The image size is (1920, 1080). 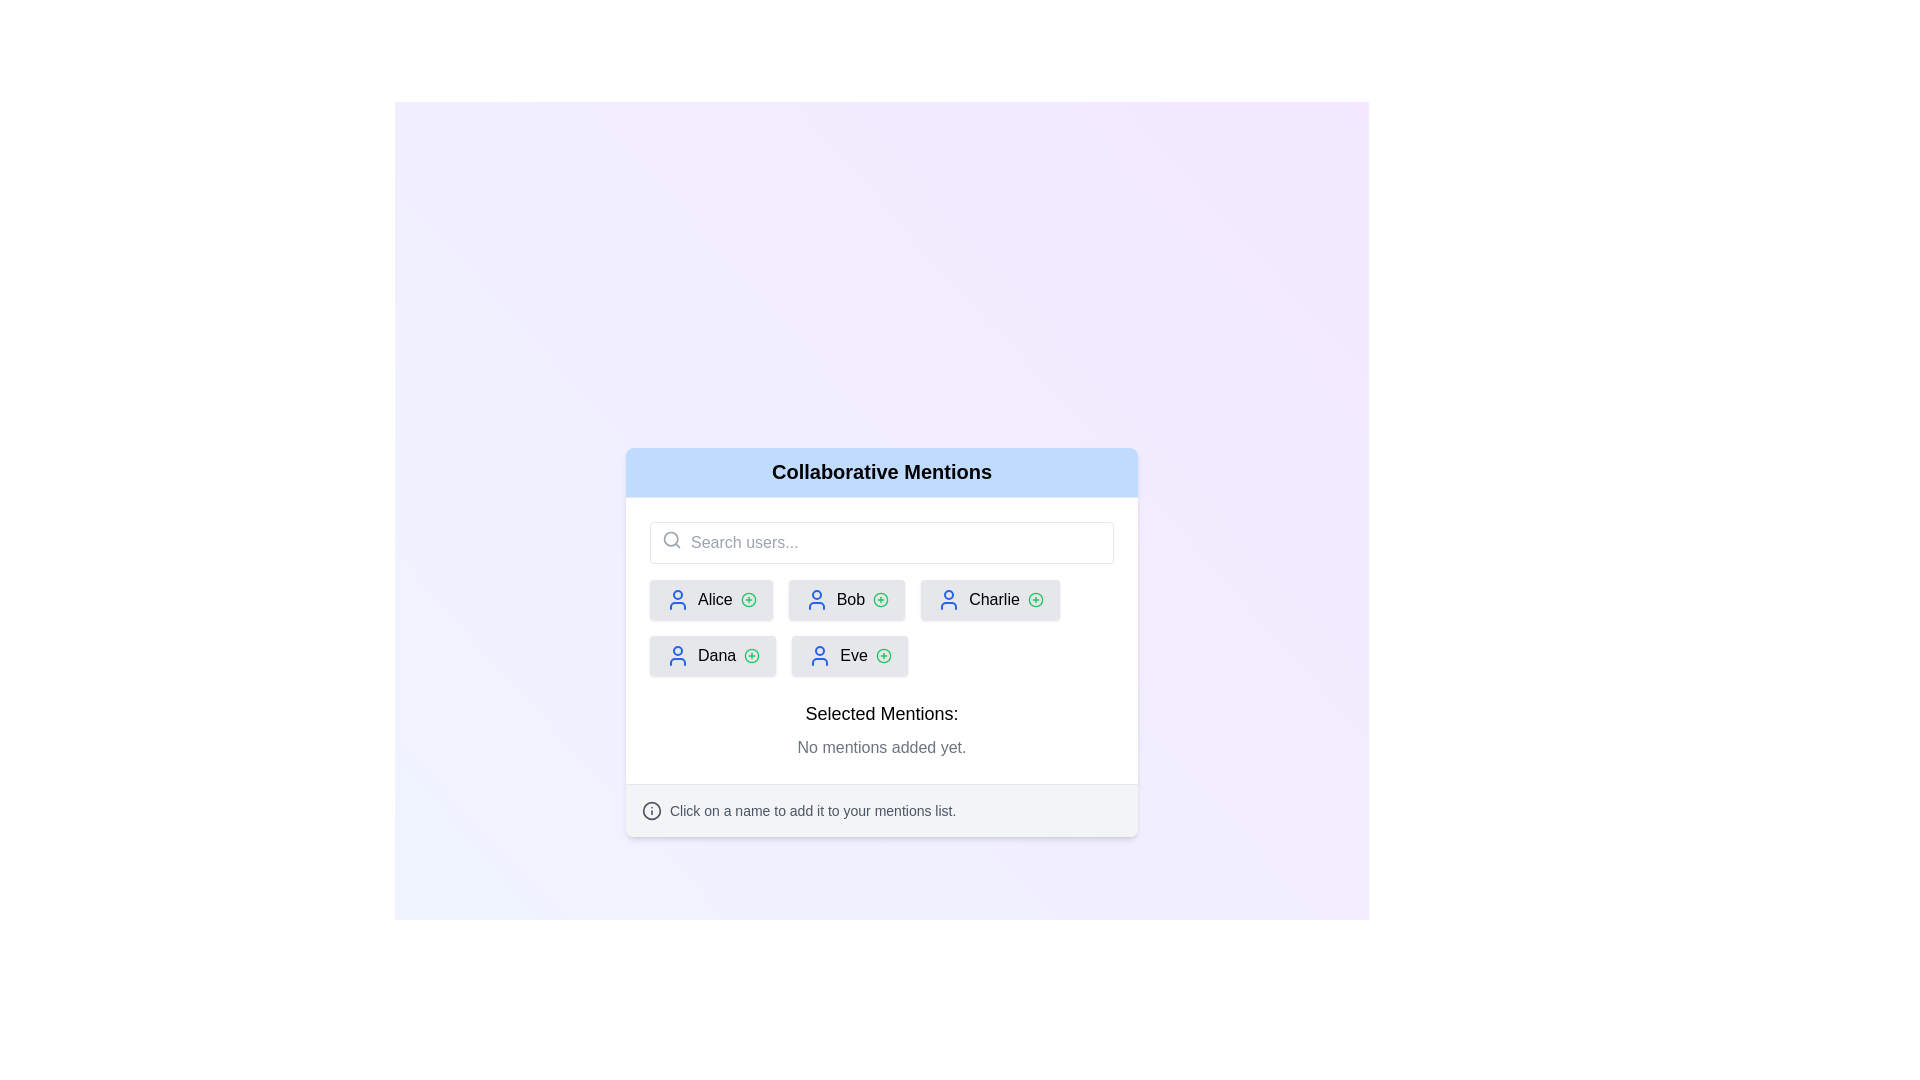 I want to click on the button labeled 'Charlie' with a blue user icon and a green '+' circle icon on the right, which is the third button in a horizontally aligned list of five buttons, so click(x=990, y=598).